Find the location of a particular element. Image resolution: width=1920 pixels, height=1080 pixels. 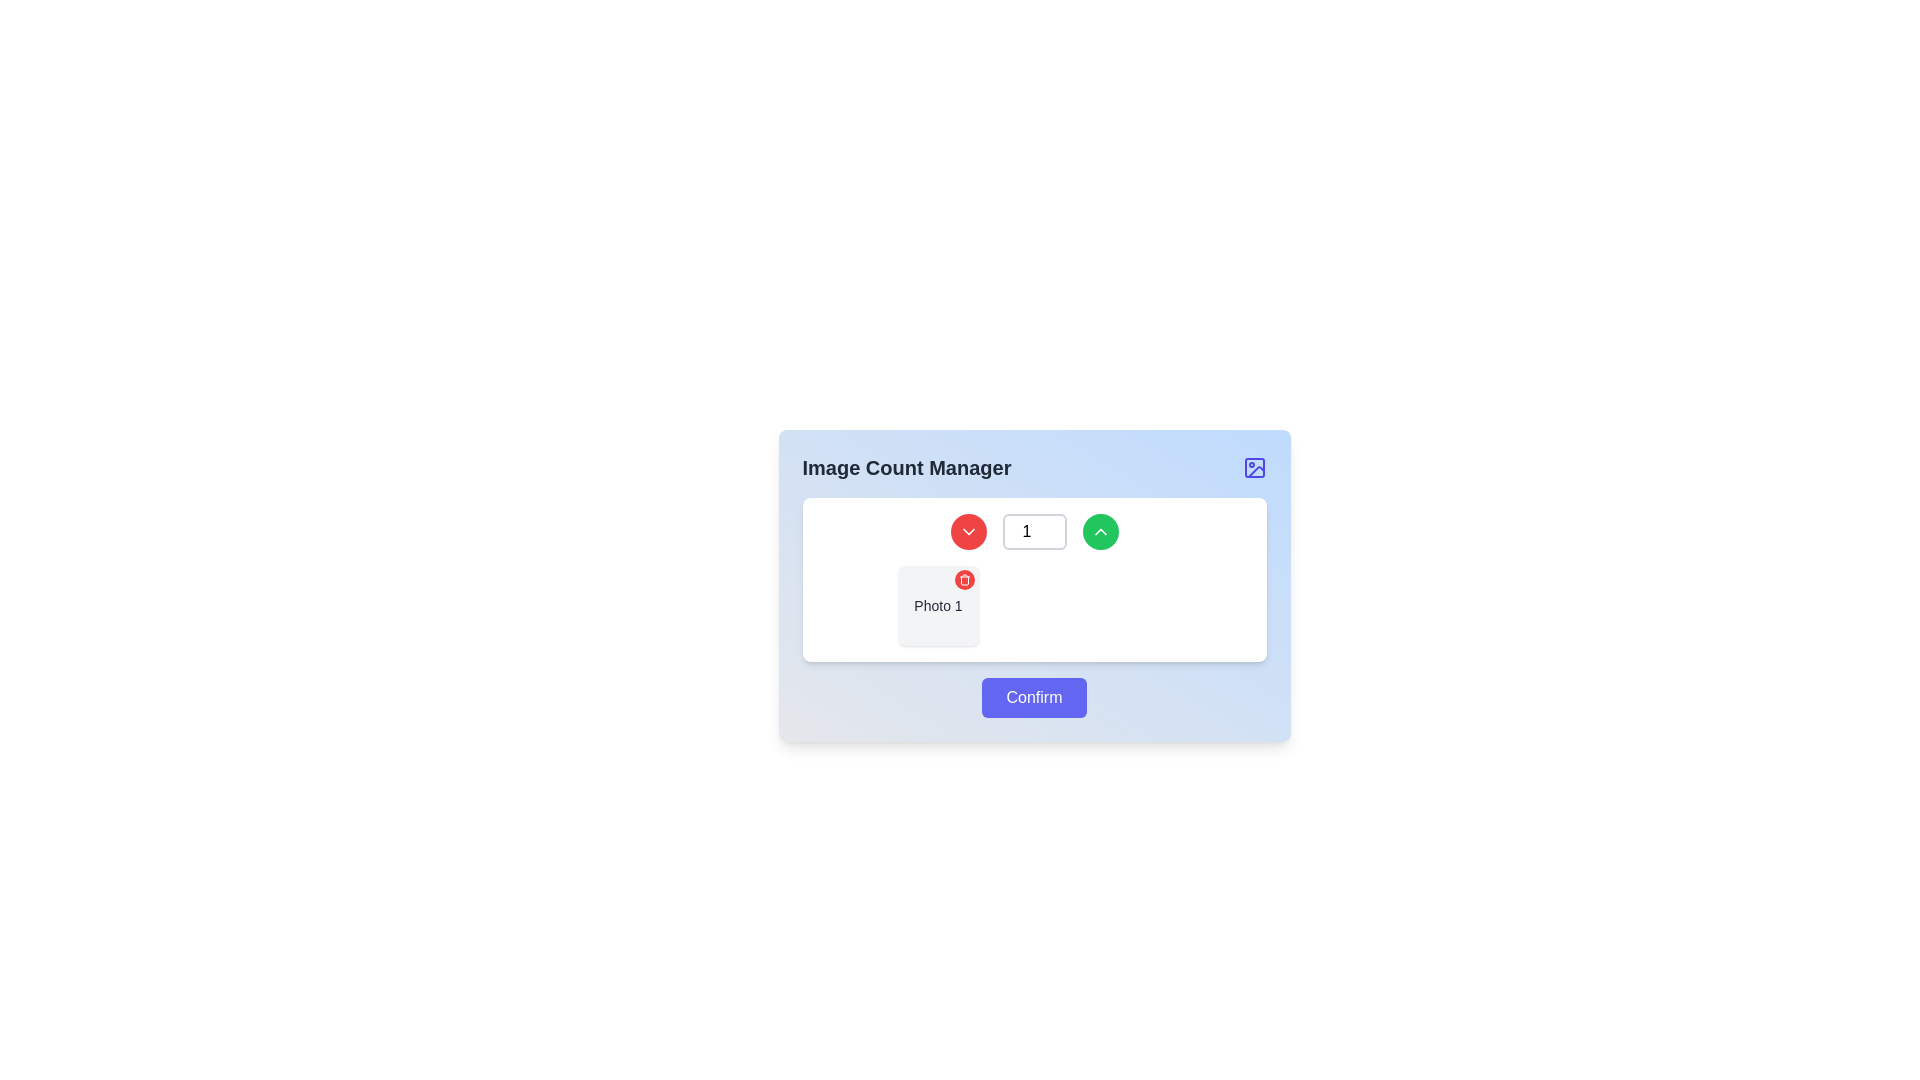

the 'Confirm' button with a blue background and white text located at the bottom center of the 'Image Count Manager' card section to confirm is located at coordinates (1034, 697).